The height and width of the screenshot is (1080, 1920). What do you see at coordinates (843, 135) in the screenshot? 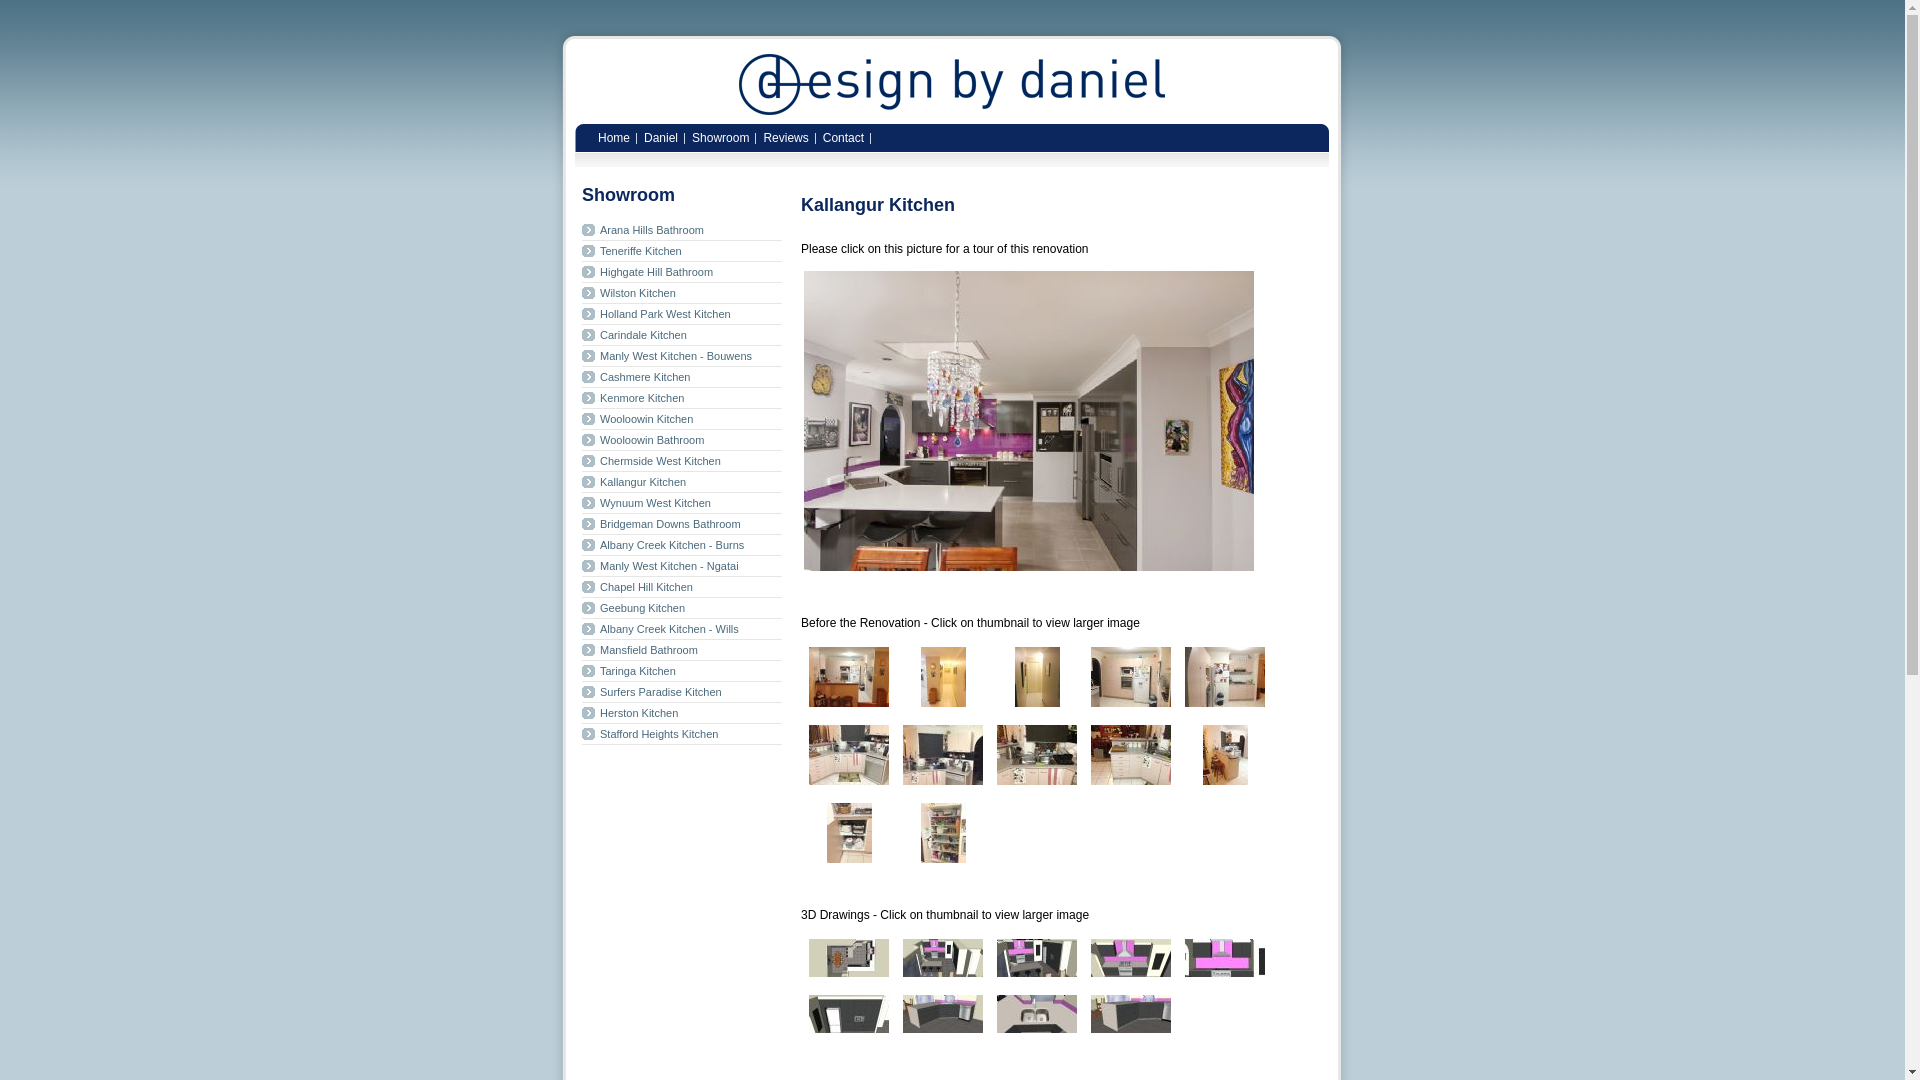
I see `'Contact'` at bounding box center [843, 135].